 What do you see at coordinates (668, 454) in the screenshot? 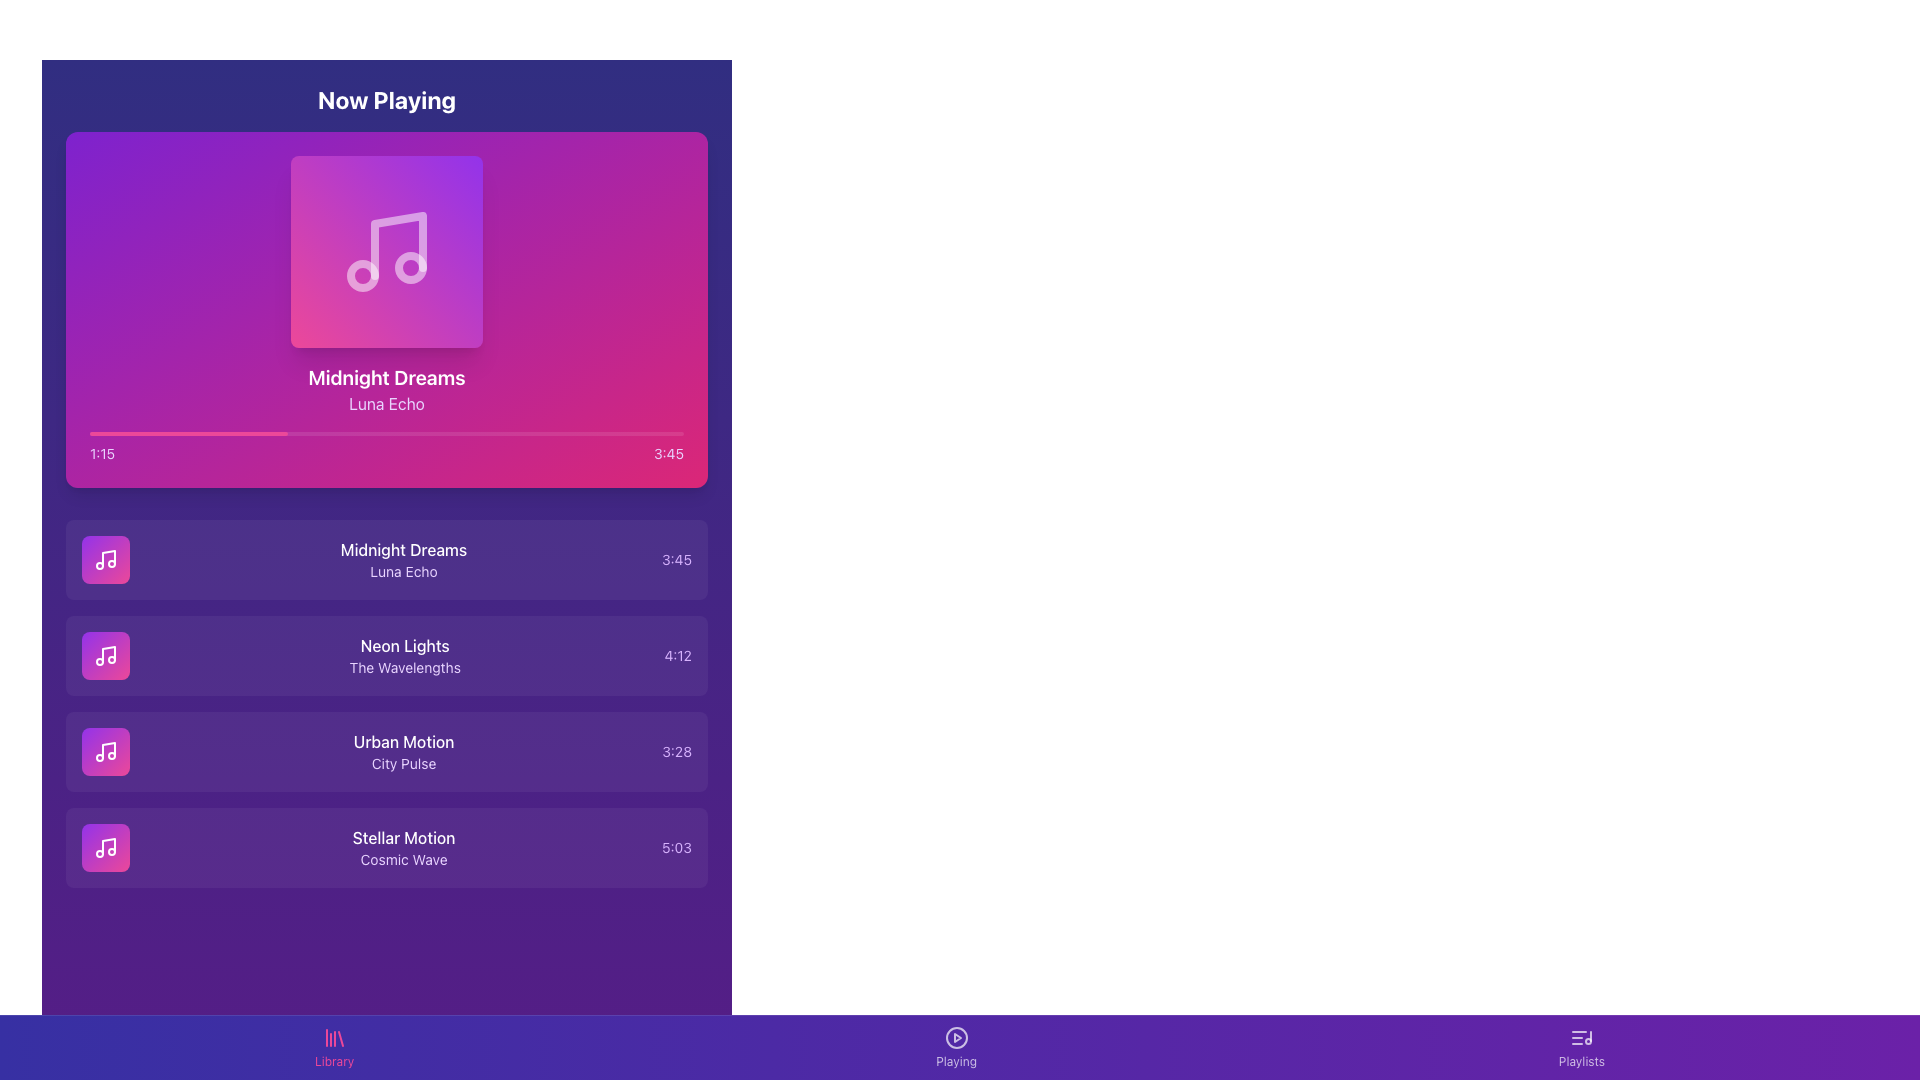
I see `the static text label displaying the total duration of the currently playing track in the lower-right corner of the 'Now Playing' section` at bounding box center [668, 454].